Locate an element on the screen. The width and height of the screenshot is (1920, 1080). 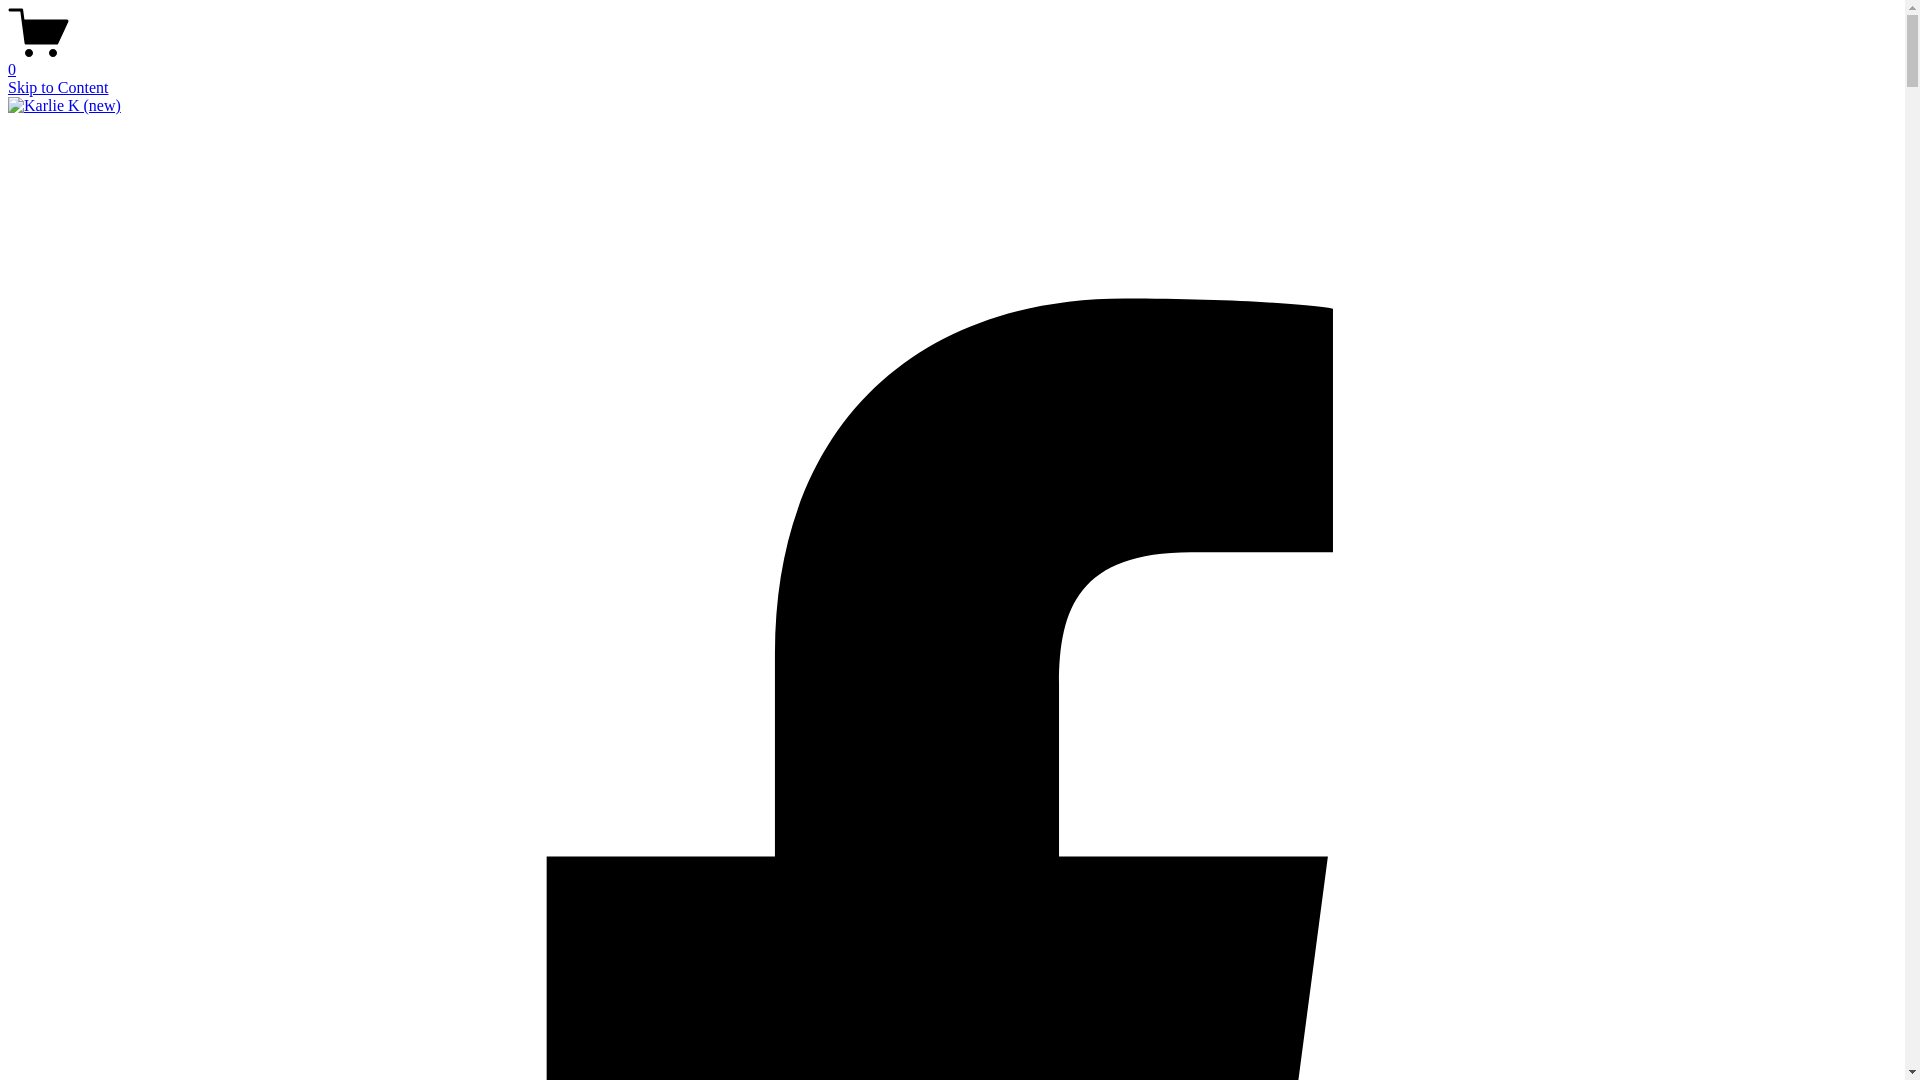
'0' is located at coordinates (8, 60).